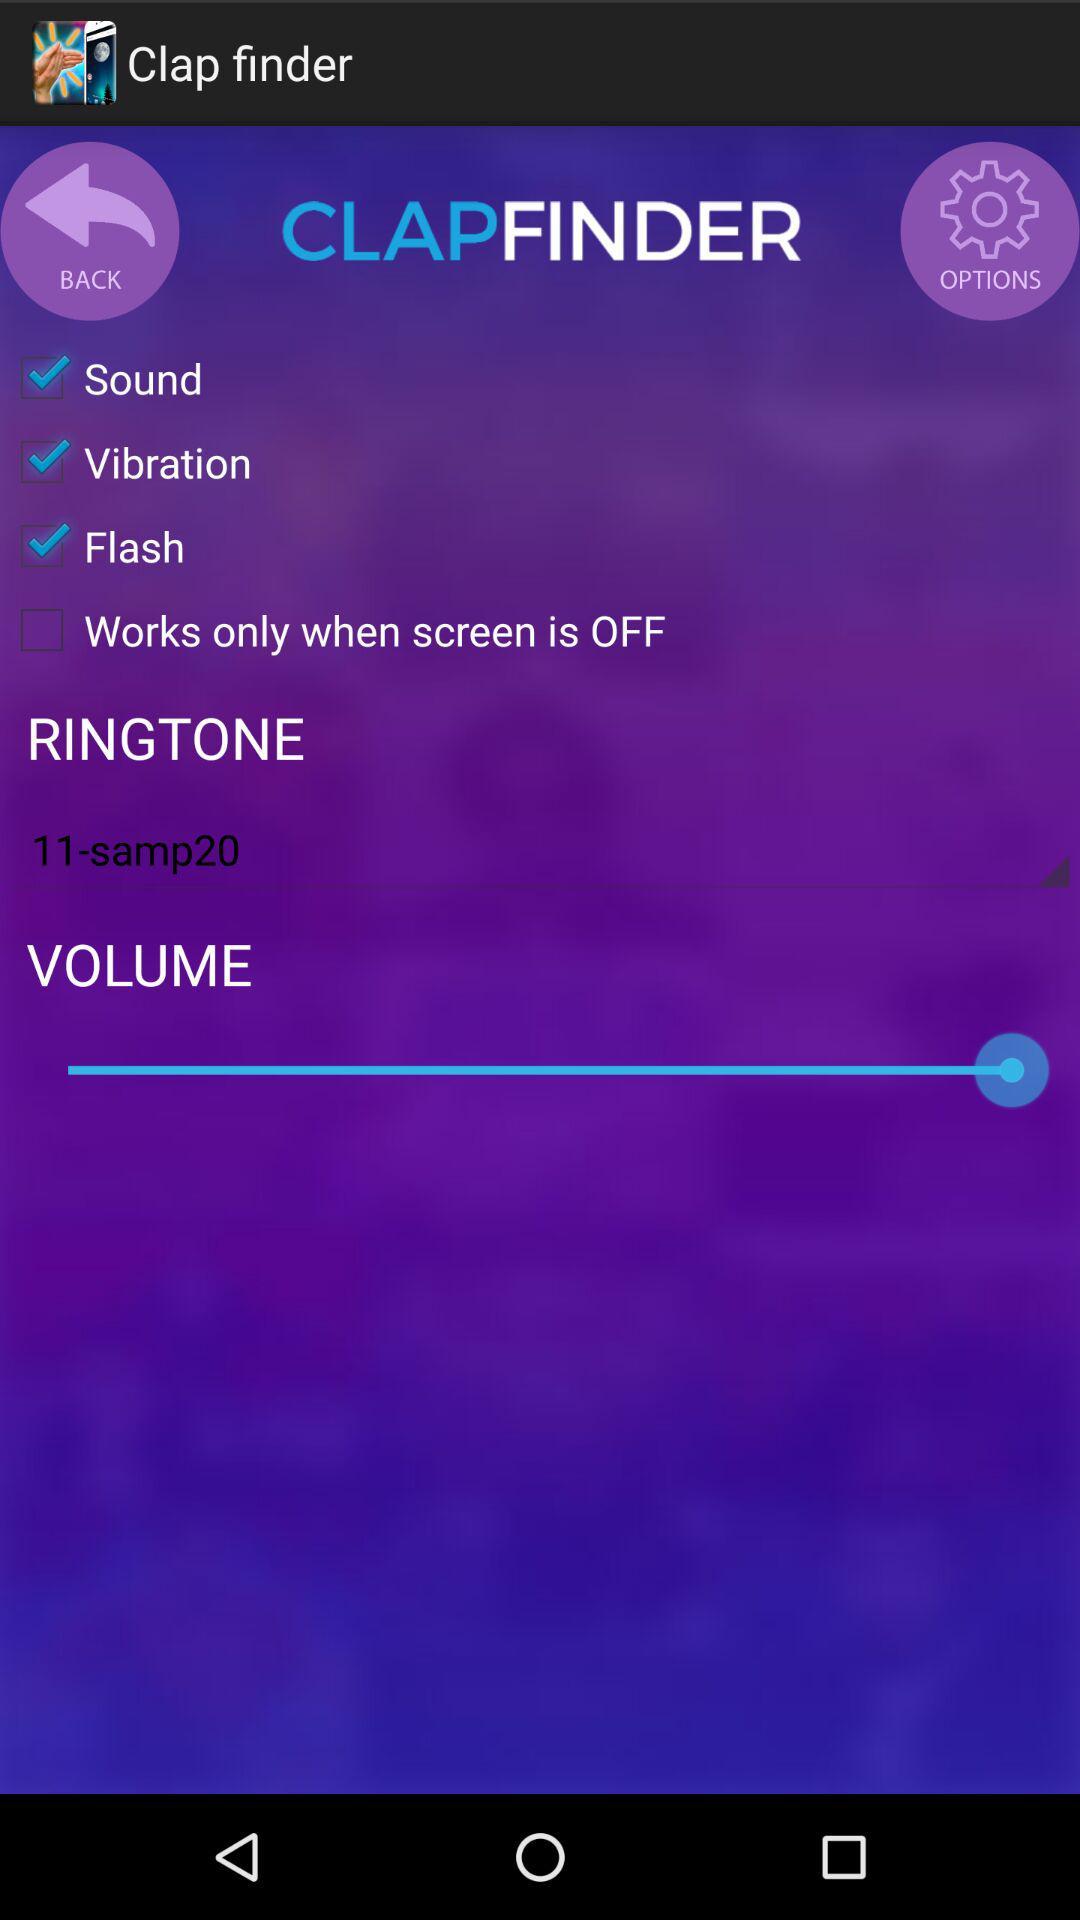  What do you see at coordinates (101, 378) in the screenshot?
I see `icon above the vibration icon` at bounding box center [101, 378].